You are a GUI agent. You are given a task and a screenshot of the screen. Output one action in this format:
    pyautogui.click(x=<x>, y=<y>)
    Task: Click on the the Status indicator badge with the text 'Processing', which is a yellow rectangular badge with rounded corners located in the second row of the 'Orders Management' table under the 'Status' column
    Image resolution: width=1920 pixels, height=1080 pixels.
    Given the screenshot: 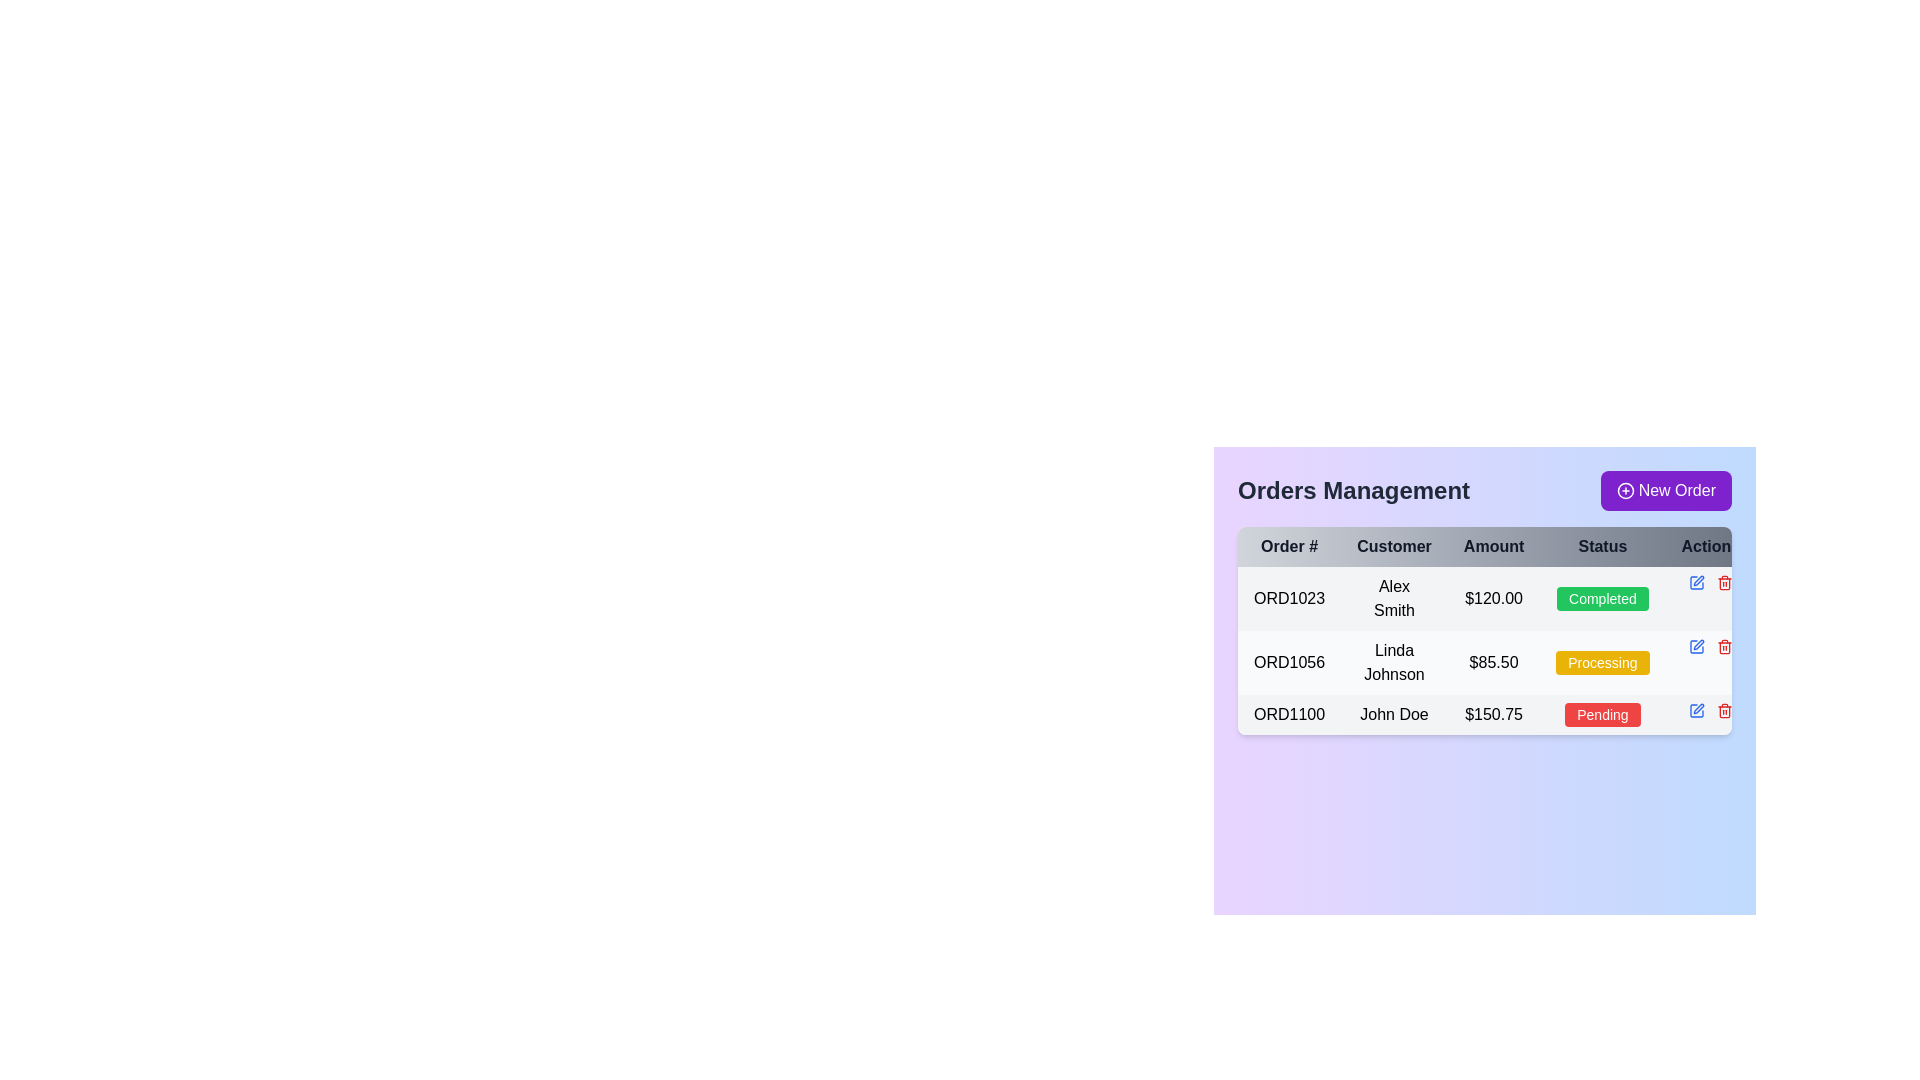 What is the action you would take?
    pyautogui.click(x=1602, y=663)
    